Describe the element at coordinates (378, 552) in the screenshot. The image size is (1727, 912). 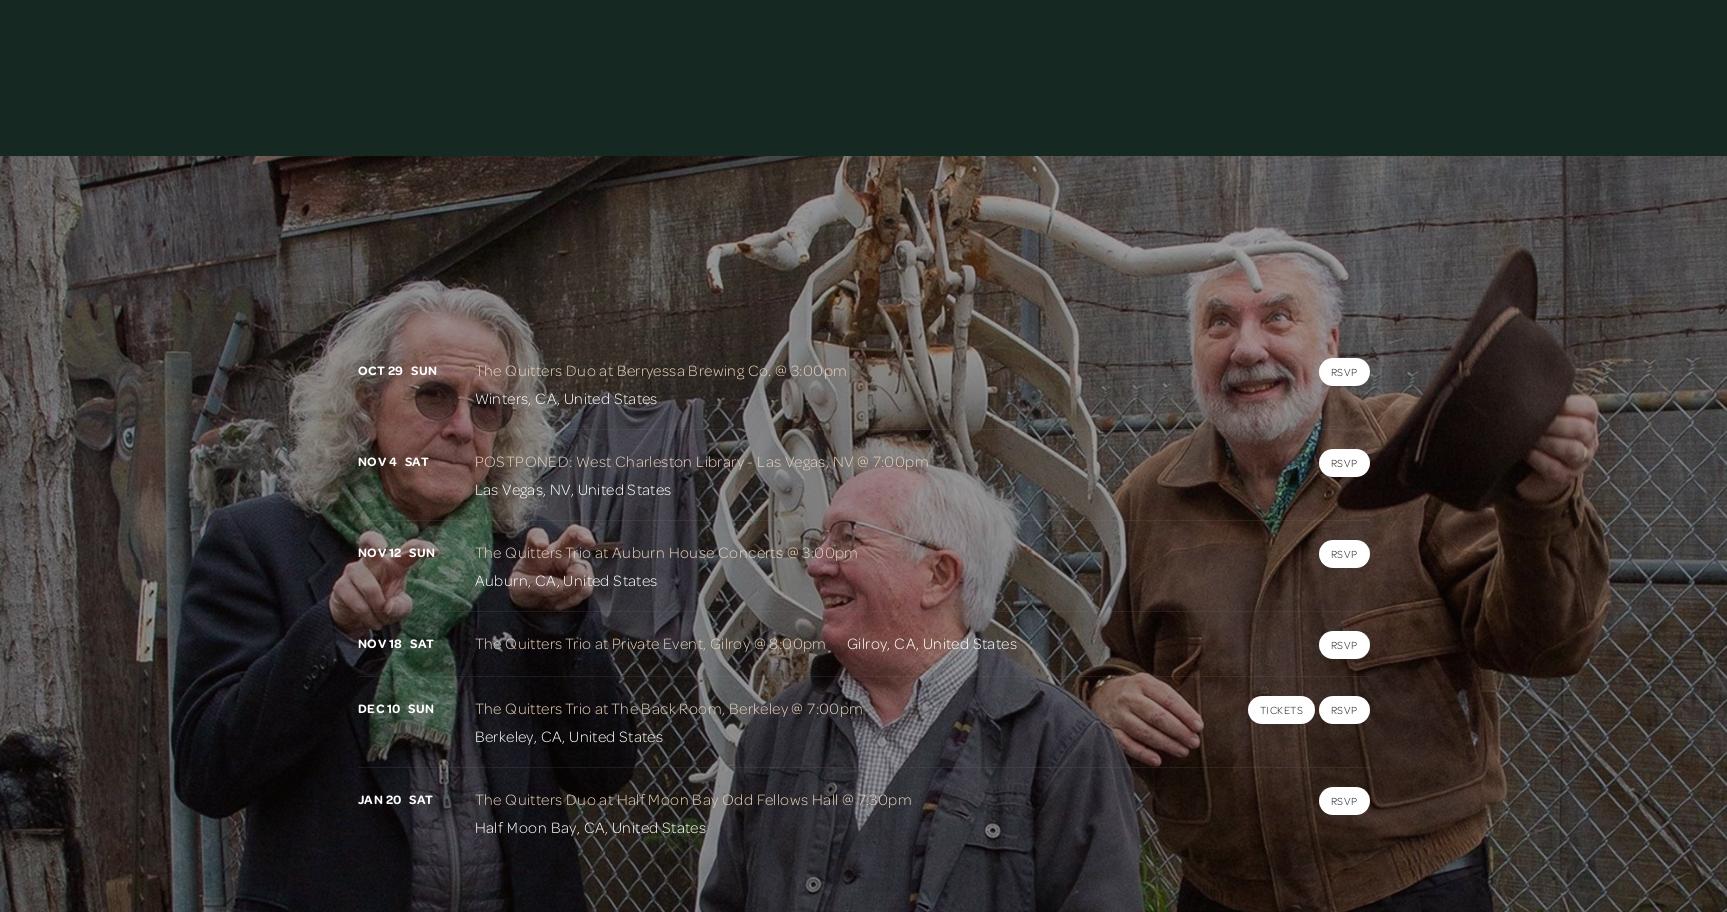
I see `'Nov 12'` at that location.